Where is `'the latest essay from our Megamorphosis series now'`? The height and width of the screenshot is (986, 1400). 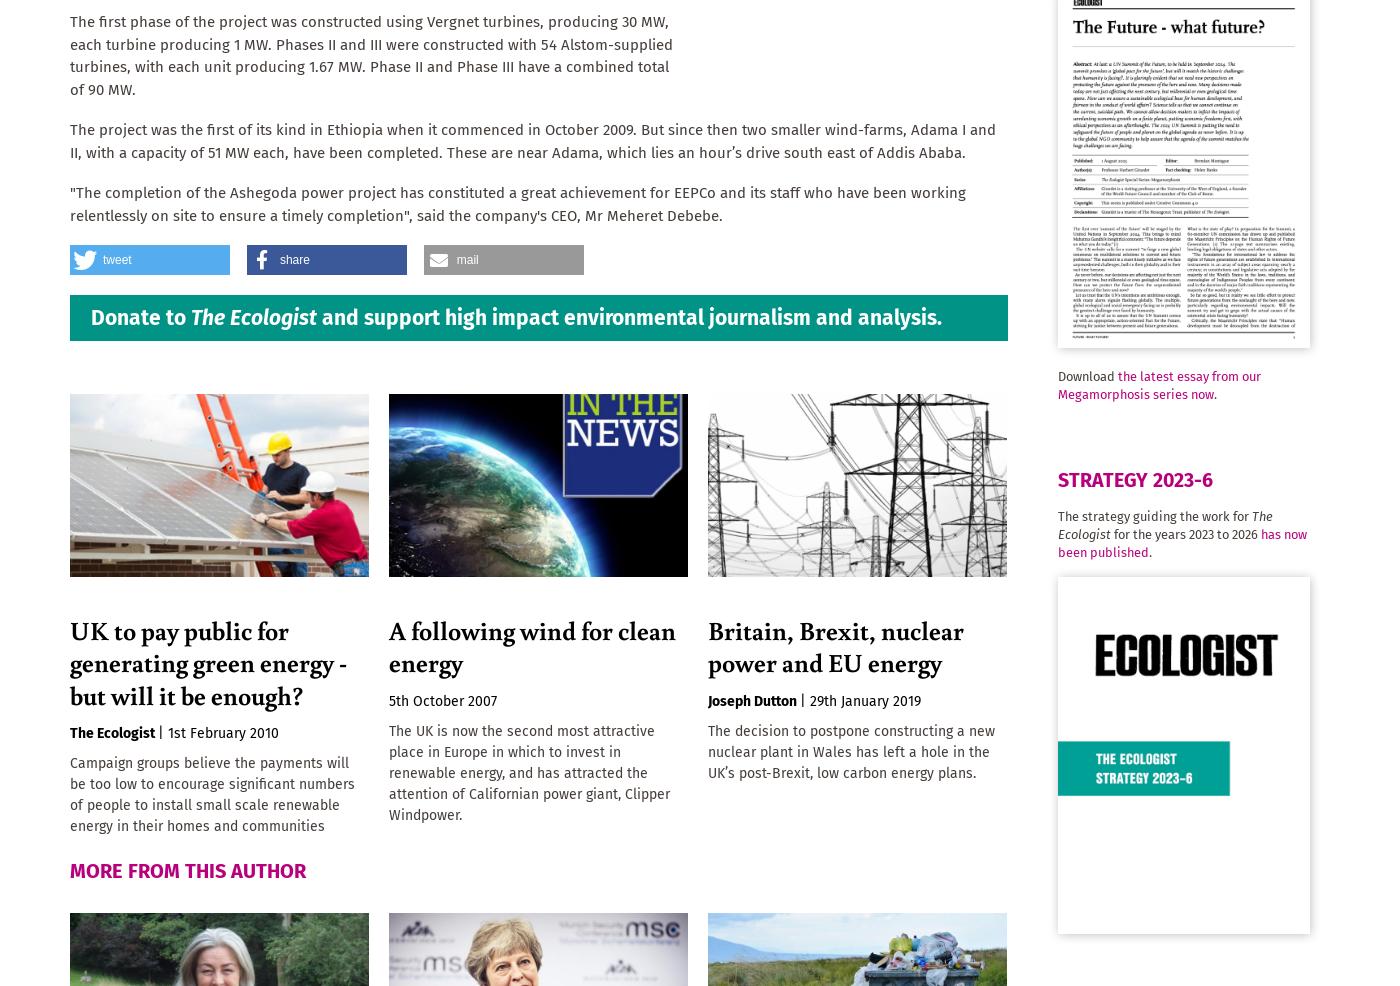
'the latest essay from our Megamorphosis series now' is located at coordinates (1158, 384).